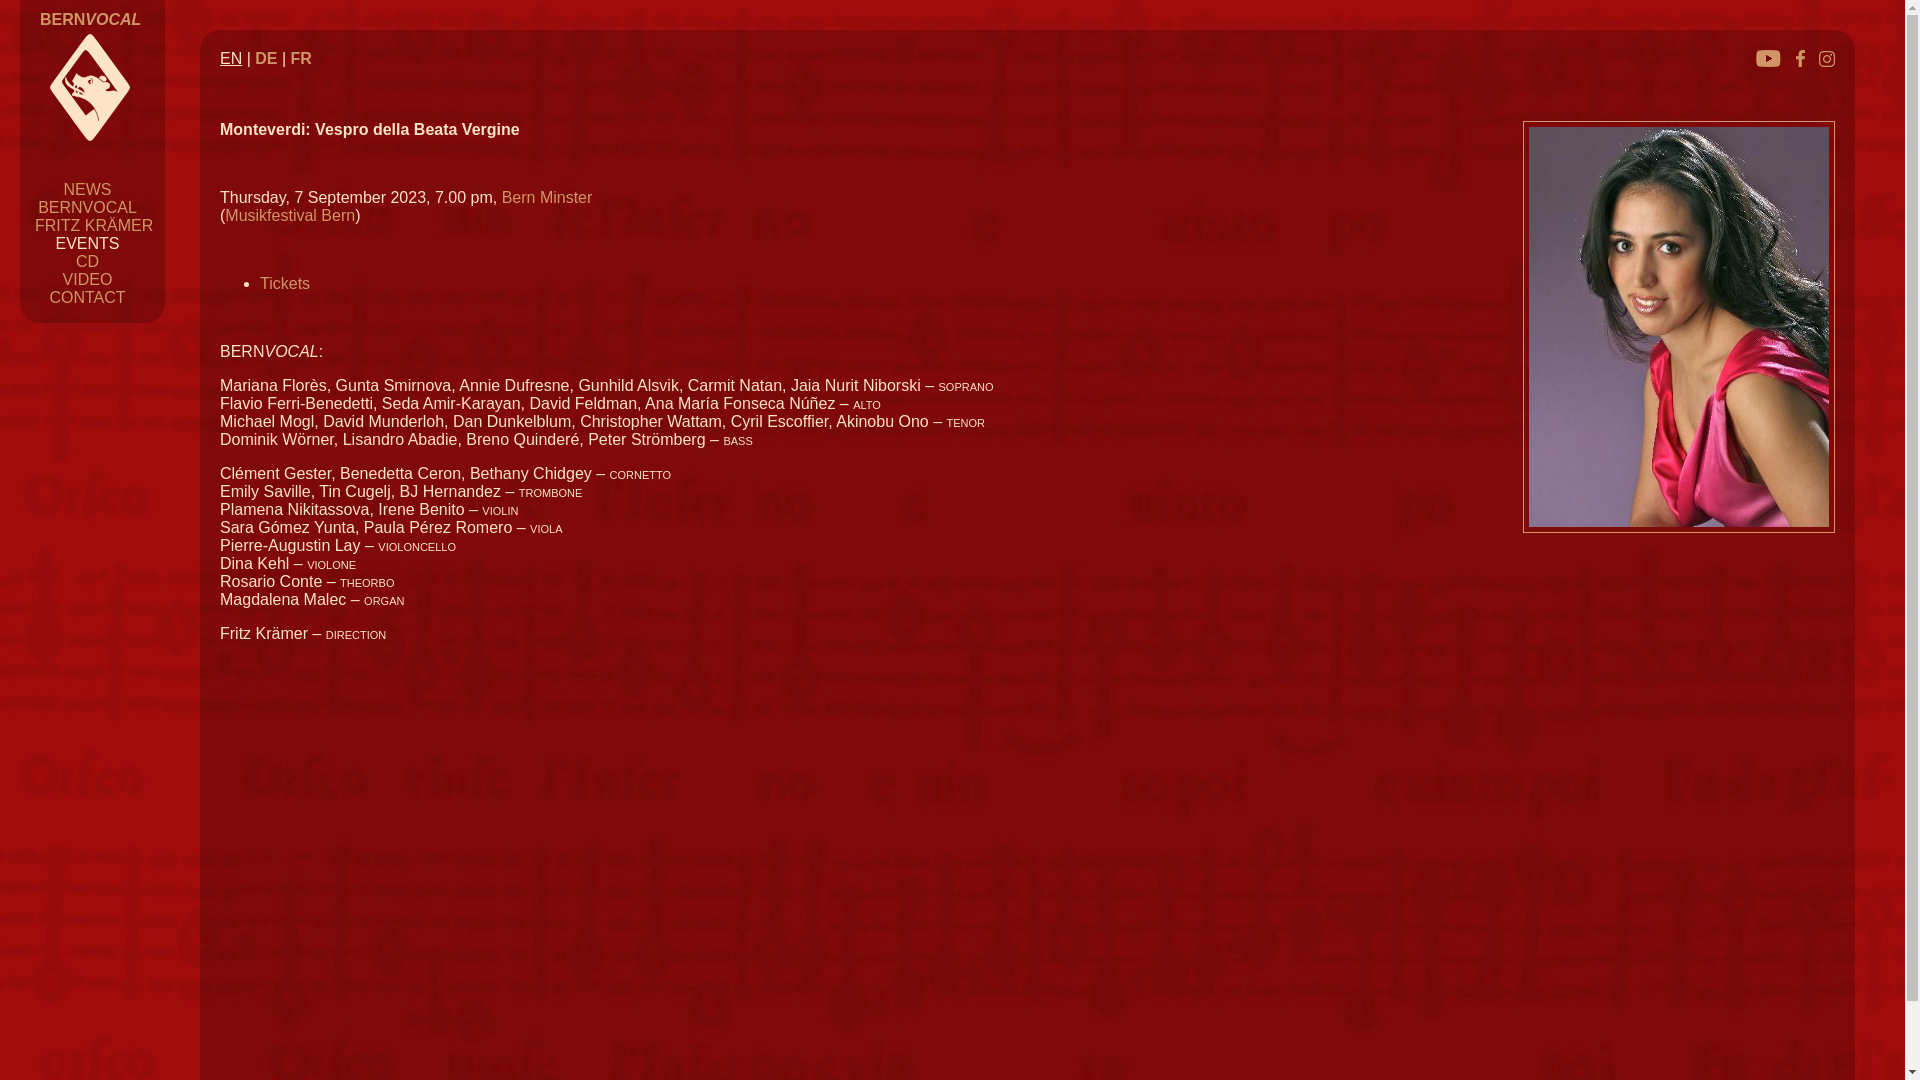  Describe the element at coordinates (85, 297) in the screenshot. I see `'CONTACT'` at that location.